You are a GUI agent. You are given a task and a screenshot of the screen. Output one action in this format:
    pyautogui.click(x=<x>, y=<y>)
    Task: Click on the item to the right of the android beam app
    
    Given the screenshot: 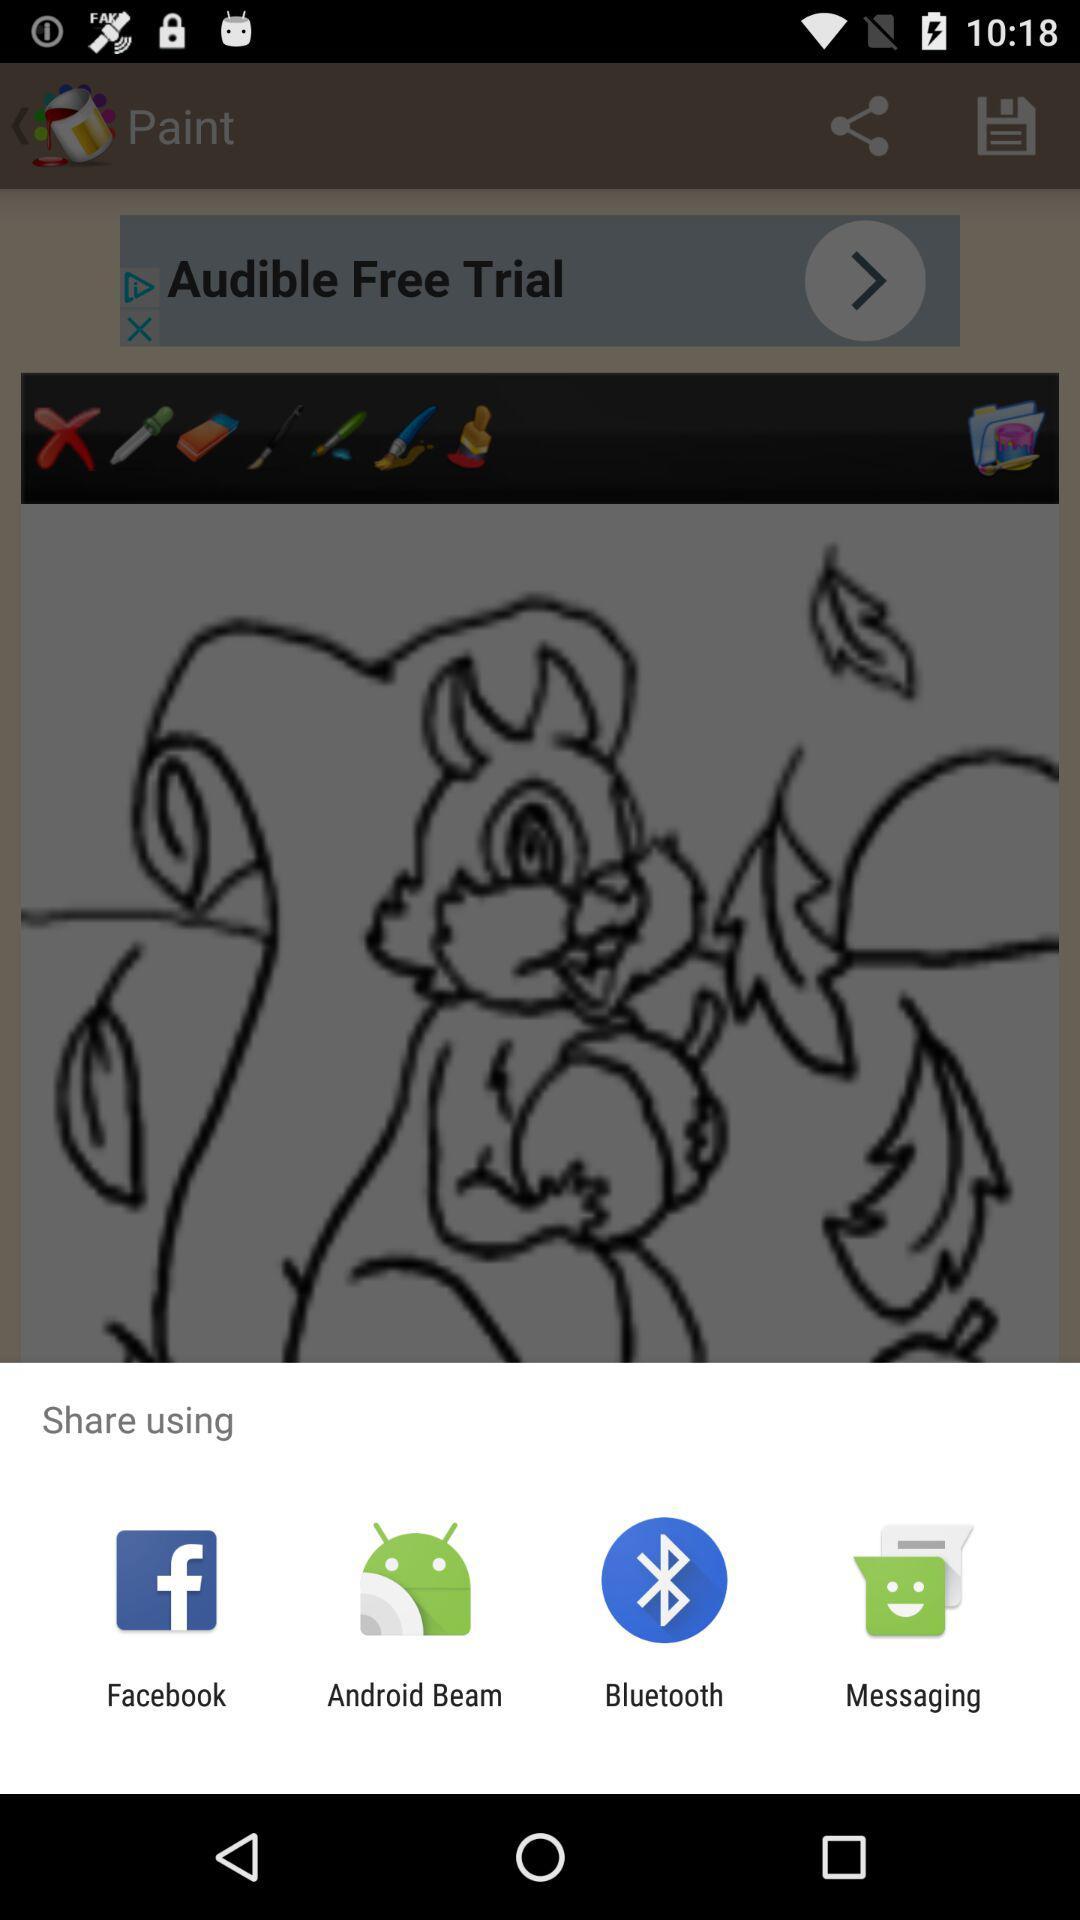 What is the action you would take?
    pyautogui.click(x=664, y=1711)
    